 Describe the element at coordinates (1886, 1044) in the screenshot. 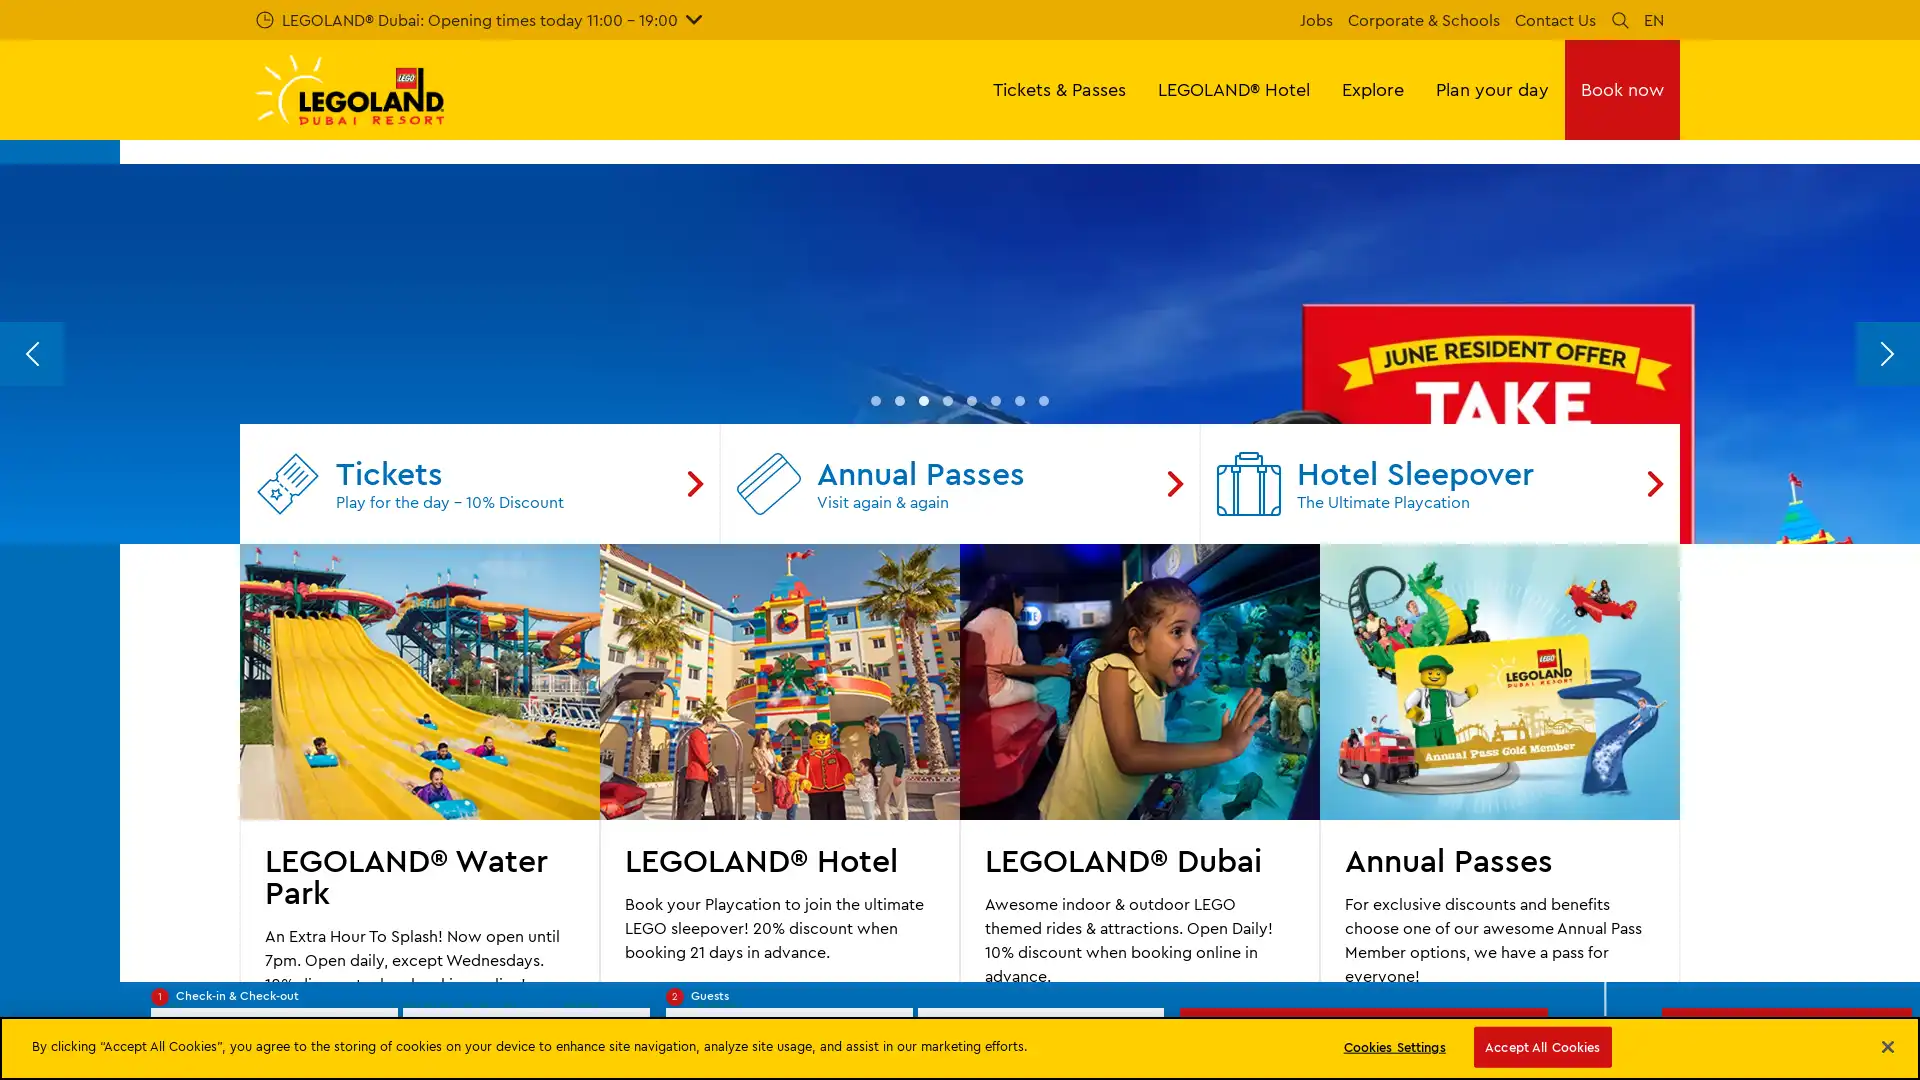

I see `Close` at that location.